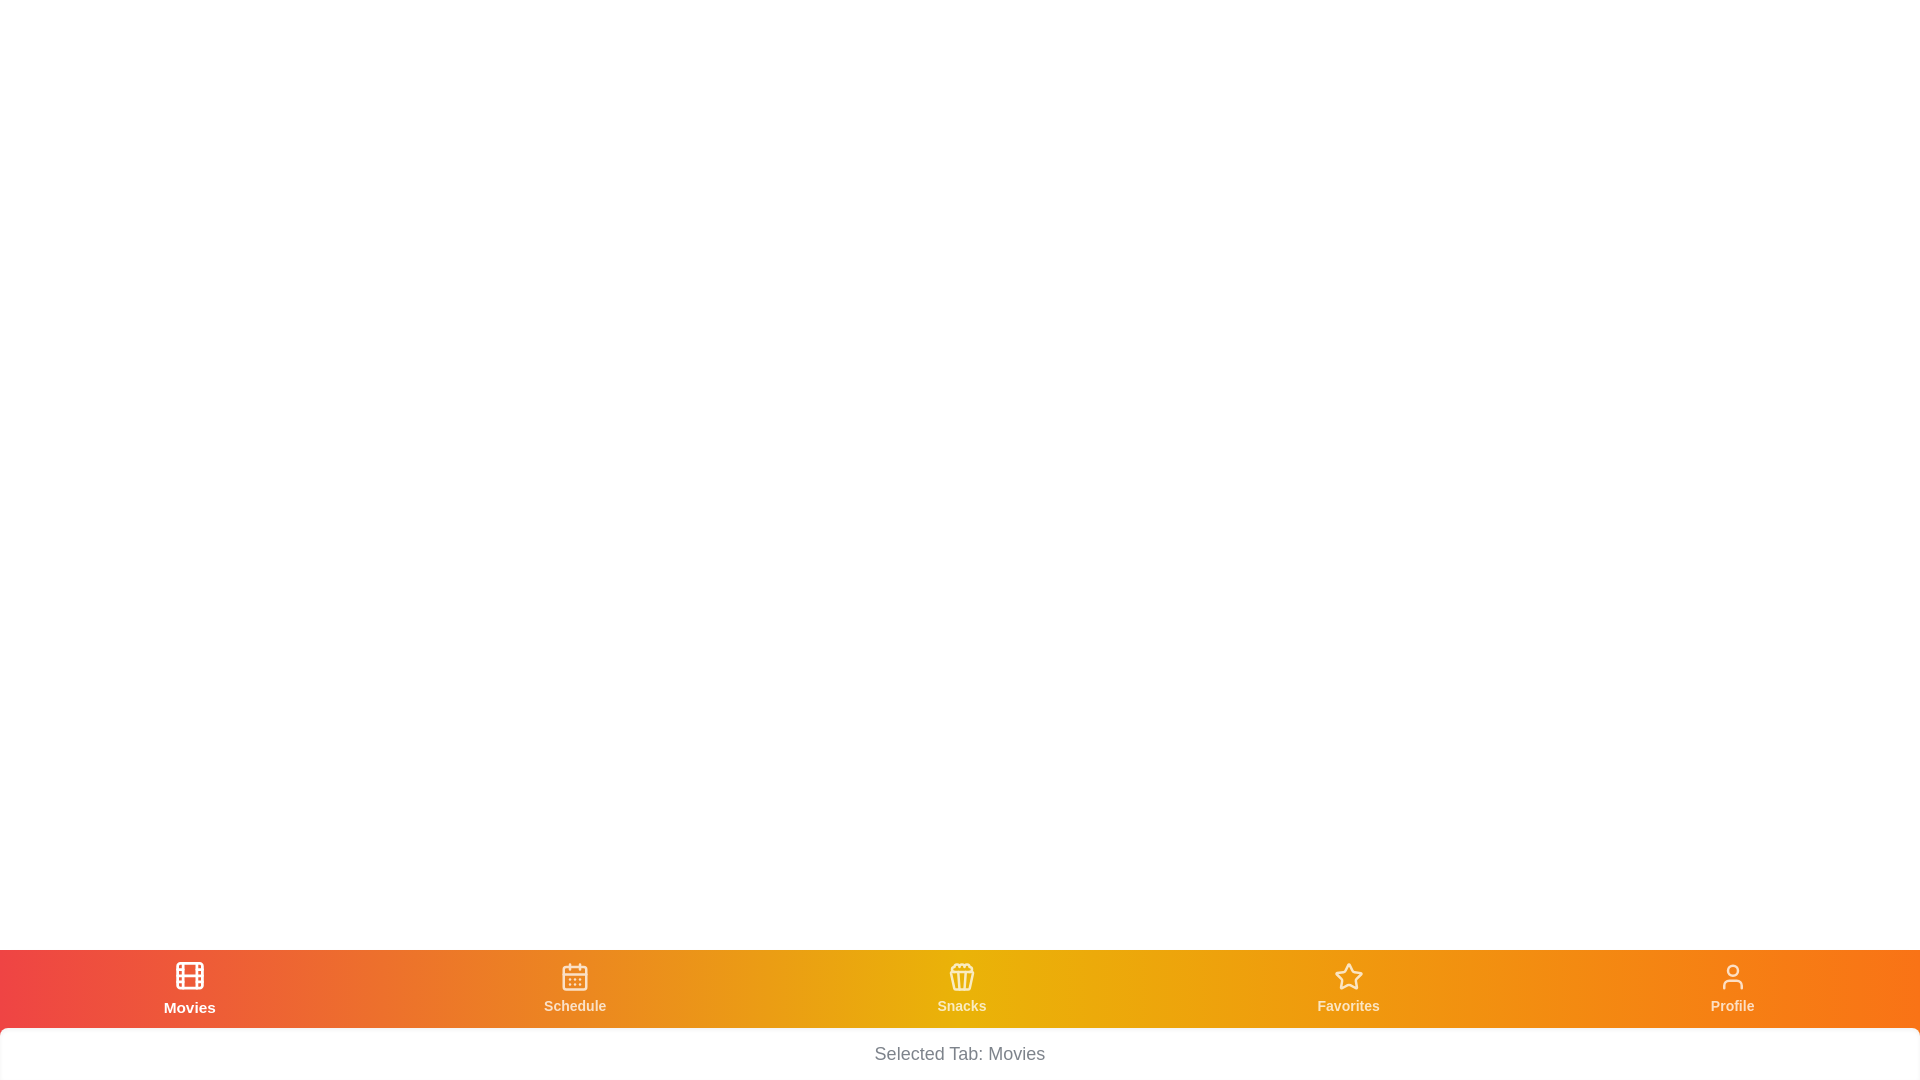 The image size is (1920, 1080). Describe the element at coordinates (1348, 987) in the screenshot. I see `the tab with the label Favorites to view its icon and label` at that location.